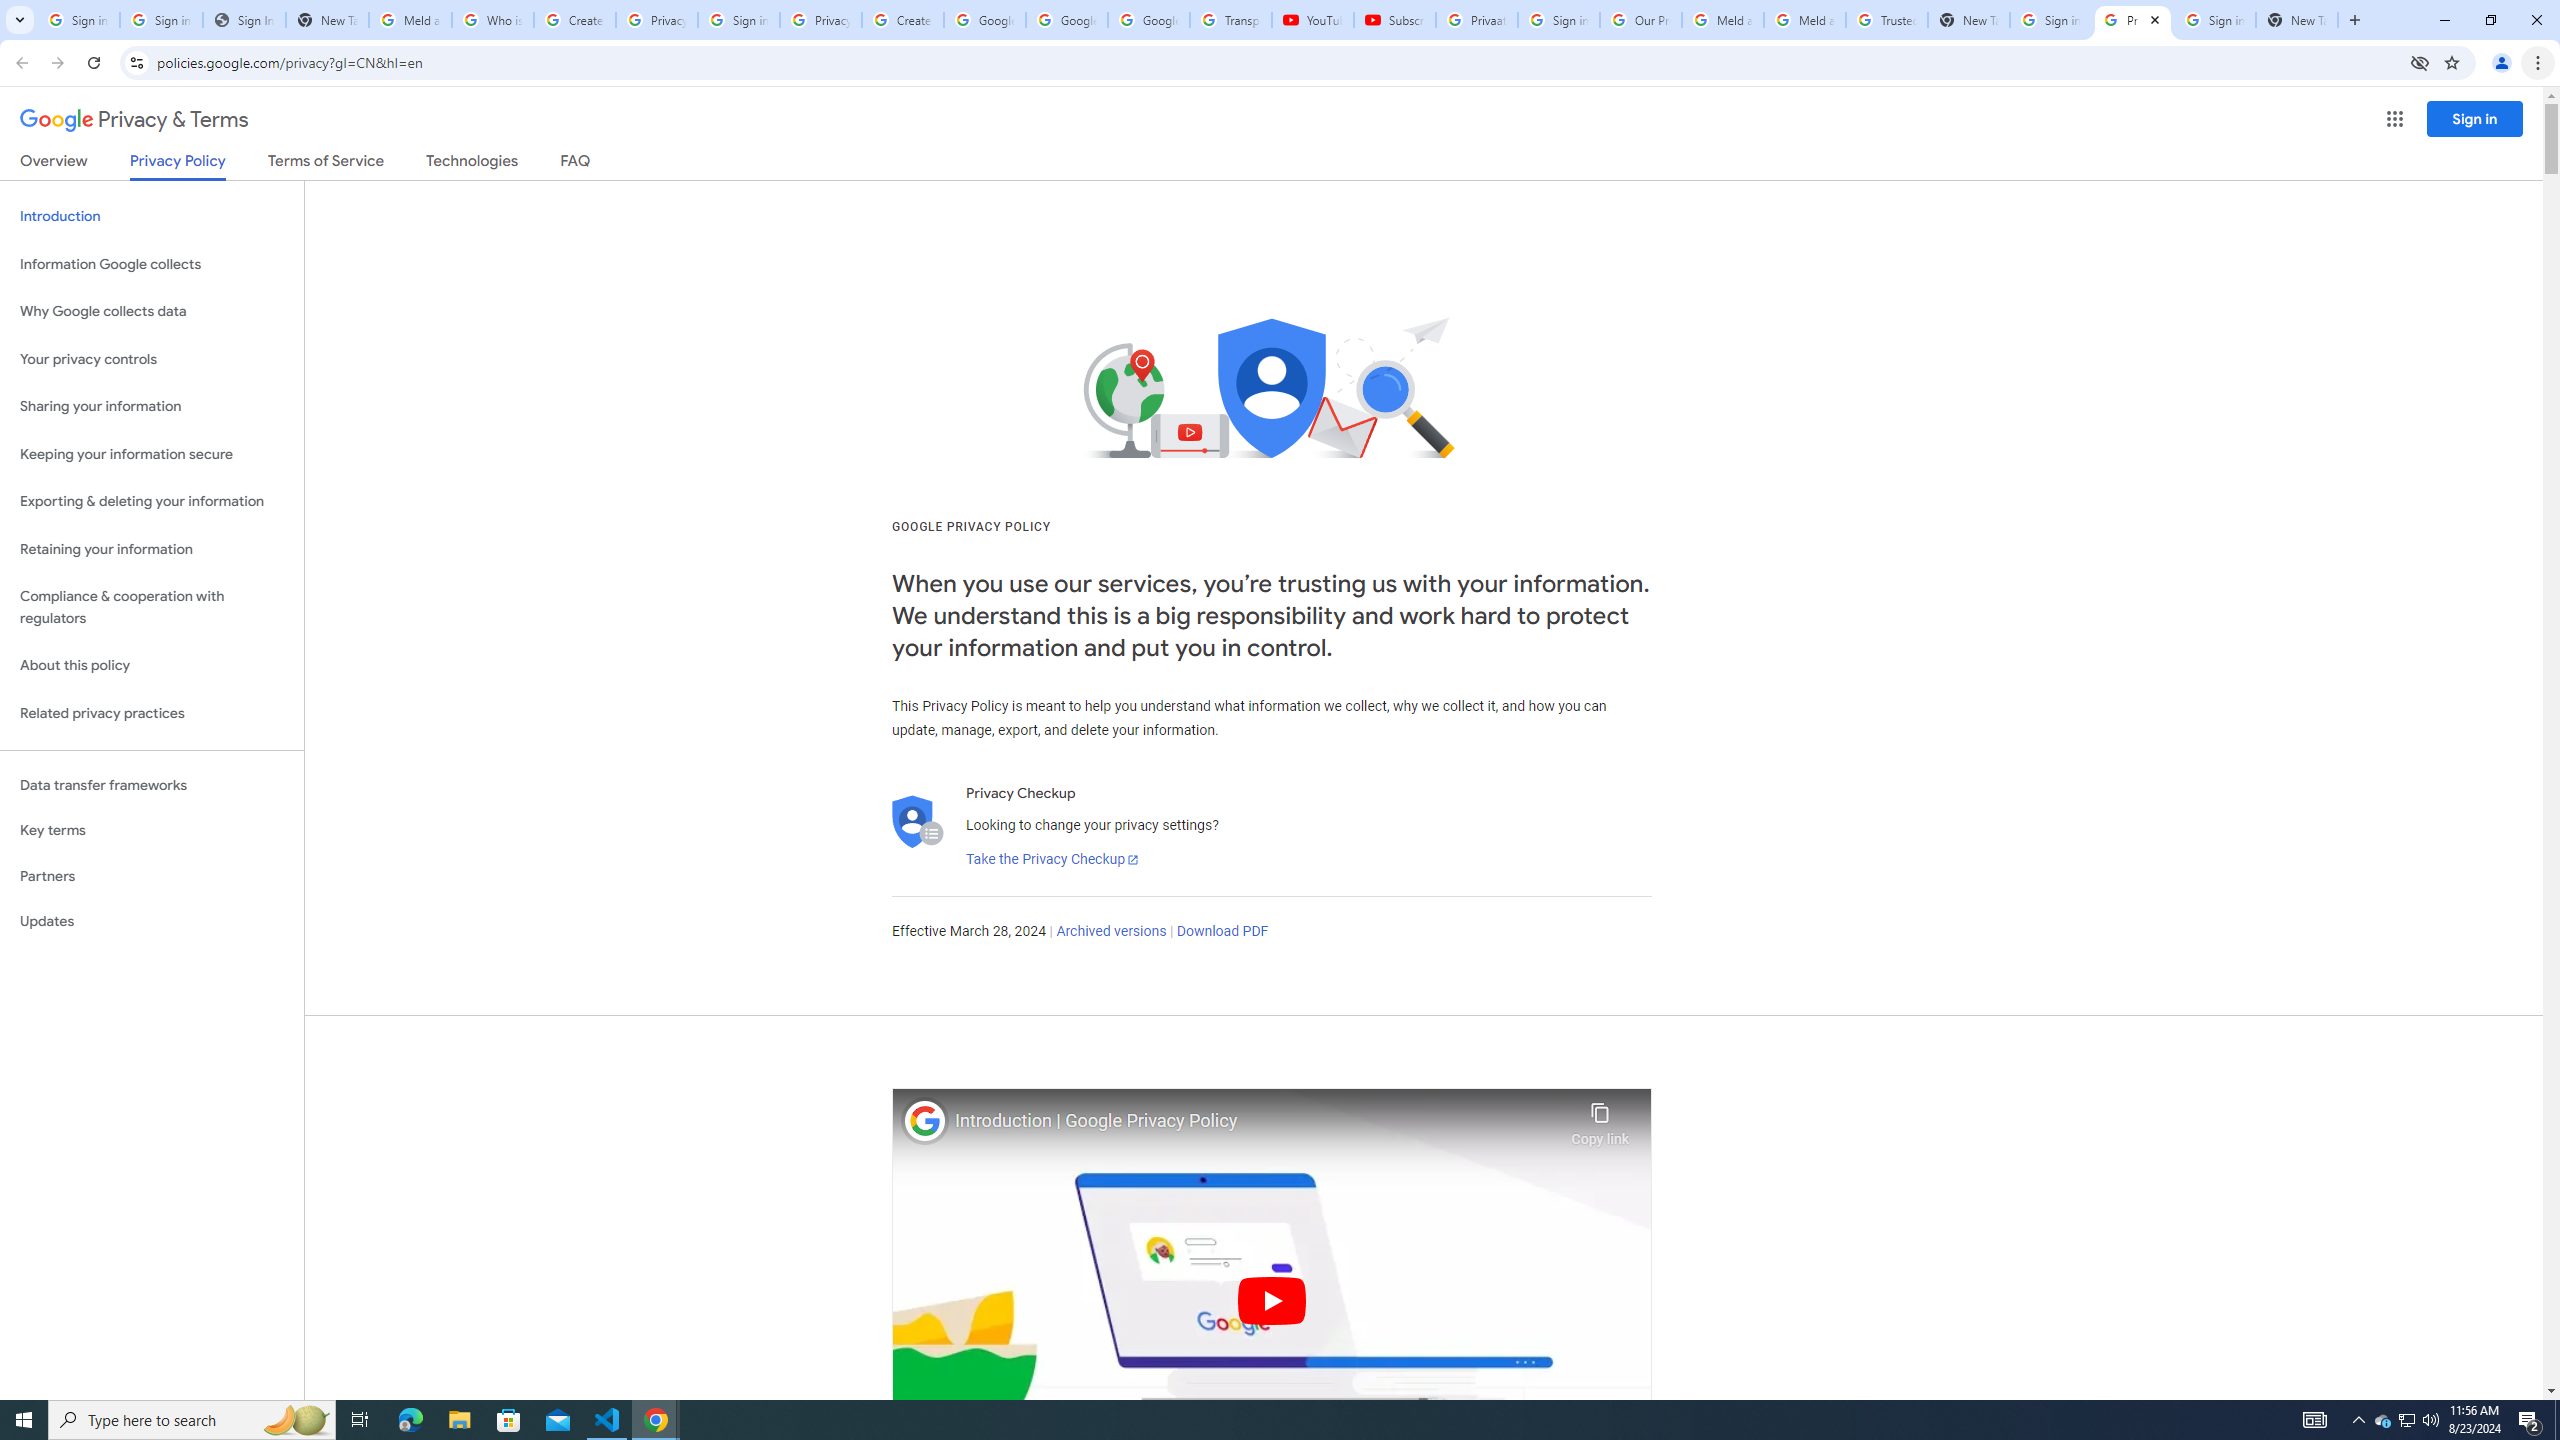 This screenshot has height=1440, width=2560. What do you see at coordinates (151, 455) in the screenshot?
I see `'Keeping your information secure'` at bounding box center [151, 455].